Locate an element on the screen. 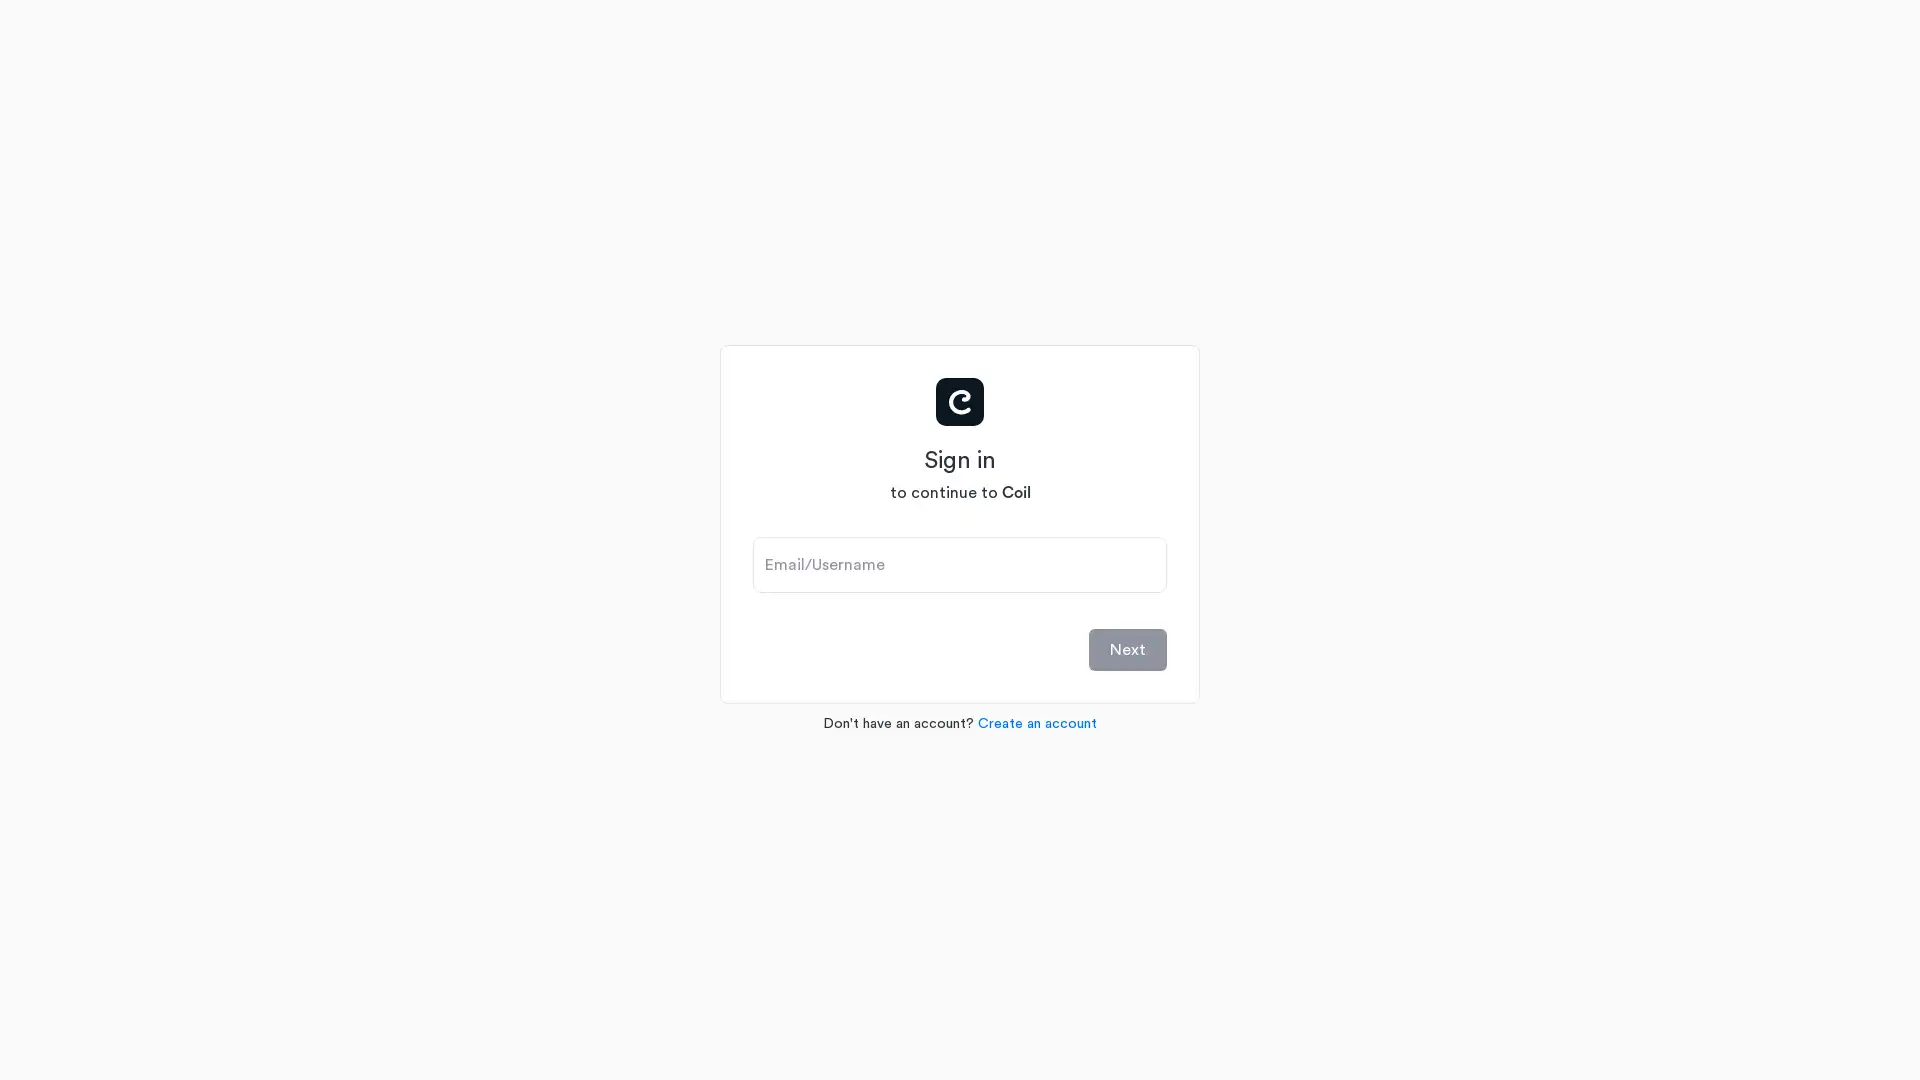 This screenshot has width=1920, height=1080. Next is located at coordinates (1128, 648).